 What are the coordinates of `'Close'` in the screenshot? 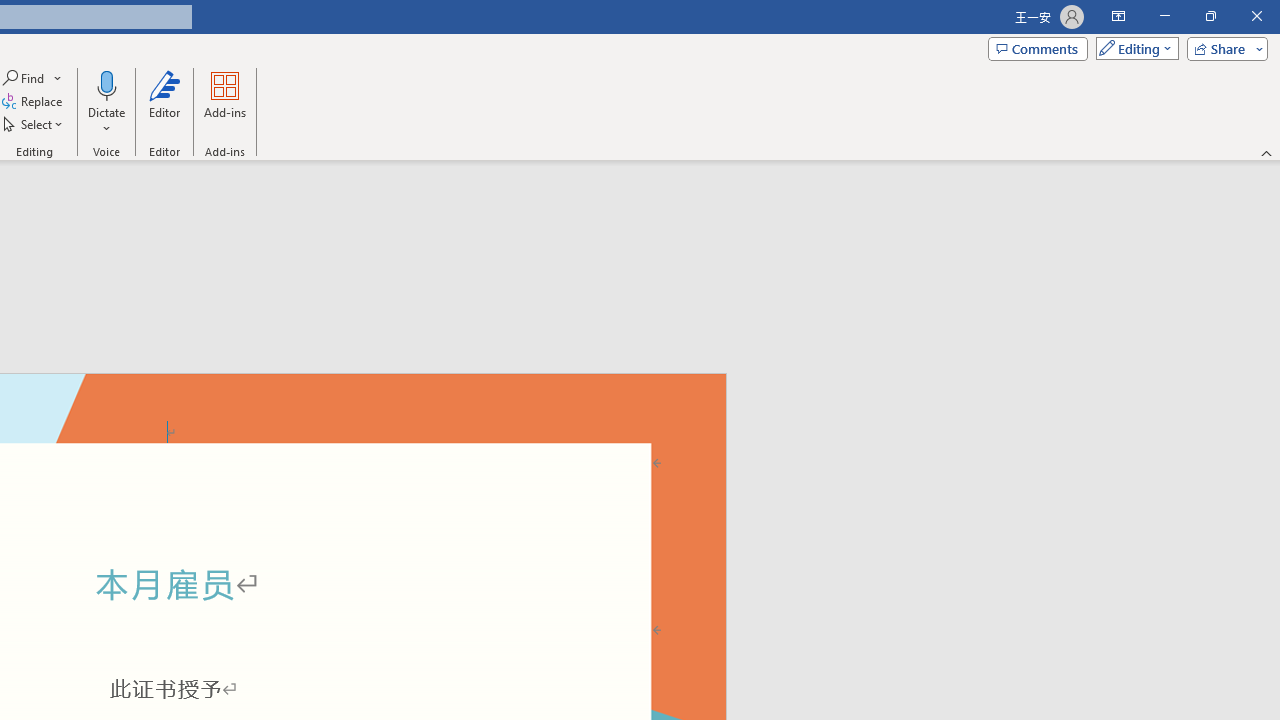 It's located at (1255, 16).